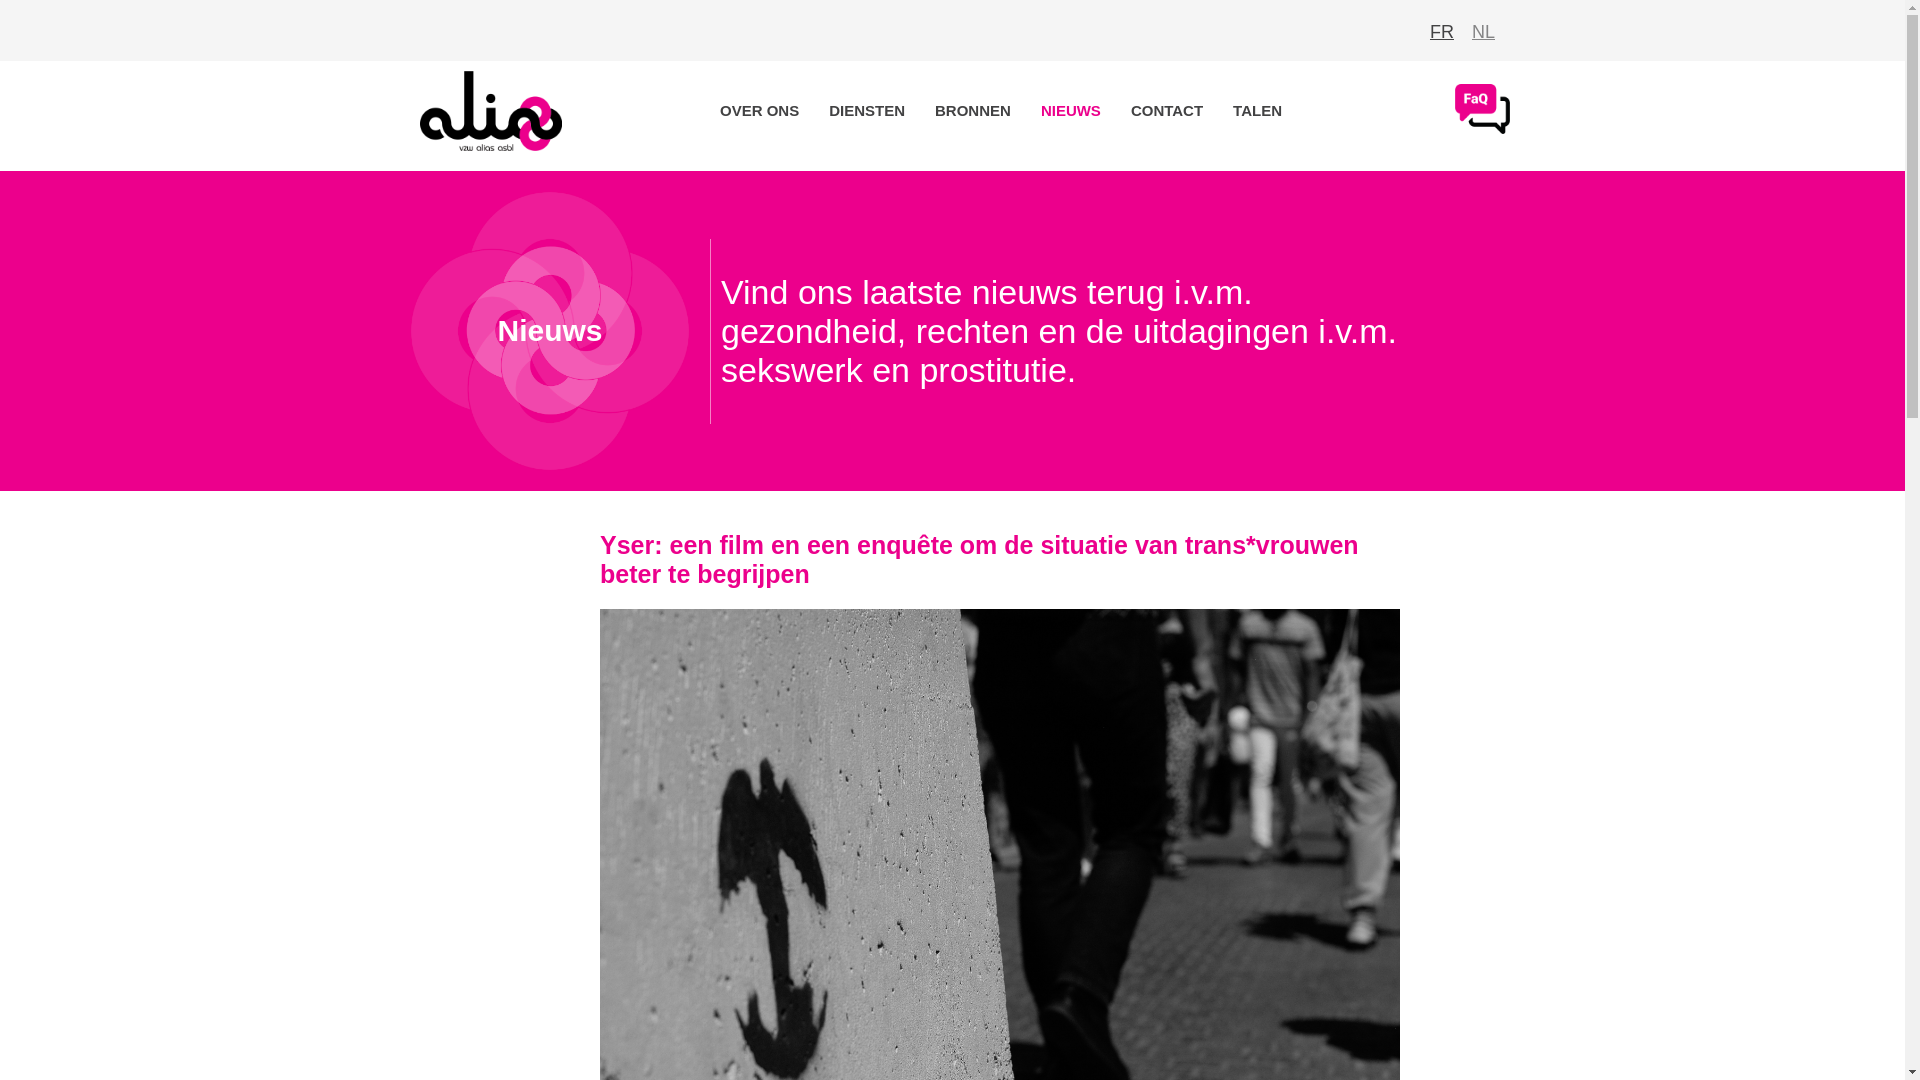 This screenshot has width=1920, height=1080. I want to click on 'TALEN', so click(1256, 110).